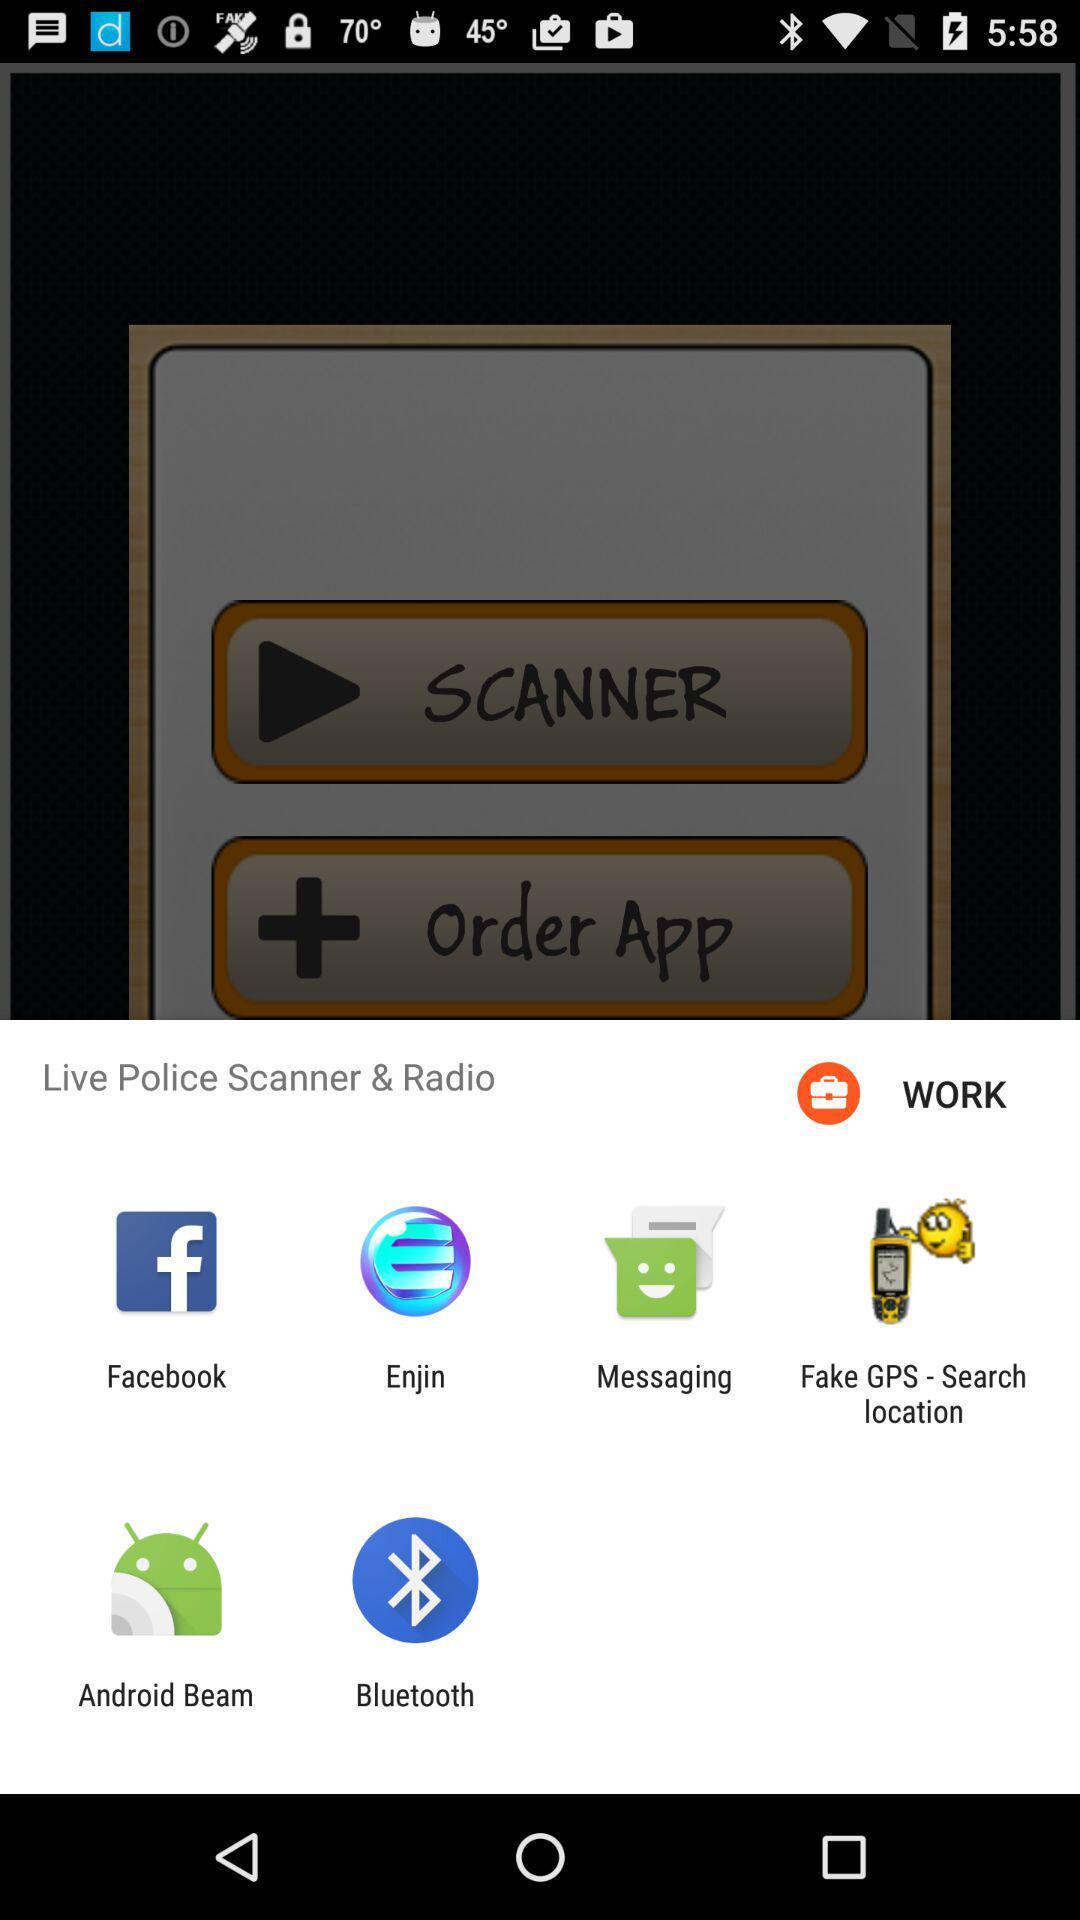  Describe the element at coordinates (165, 1711) in the screenshot. I see `the android beam item` at that location.